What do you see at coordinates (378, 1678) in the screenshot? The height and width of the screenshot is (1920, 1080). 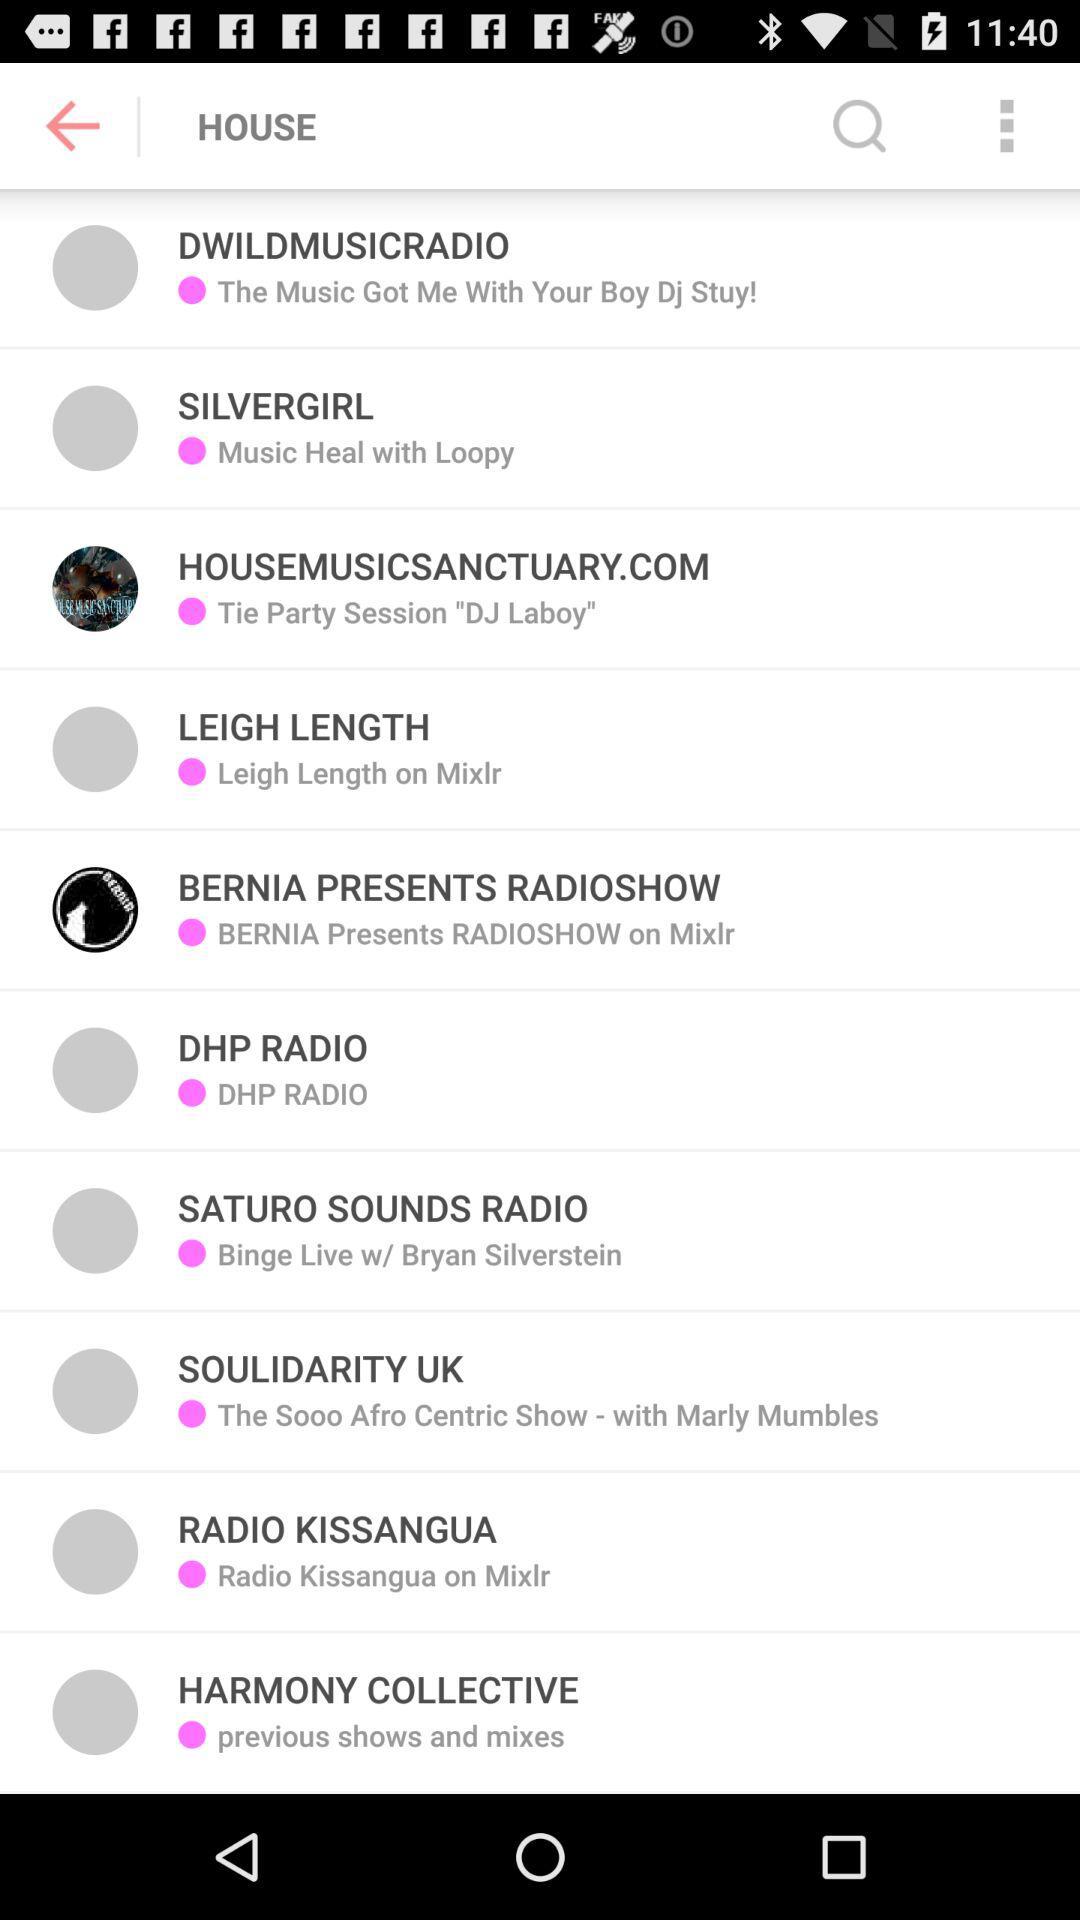 I see `the app below radio kissangua on icon` at bounding box center [378, 1678].